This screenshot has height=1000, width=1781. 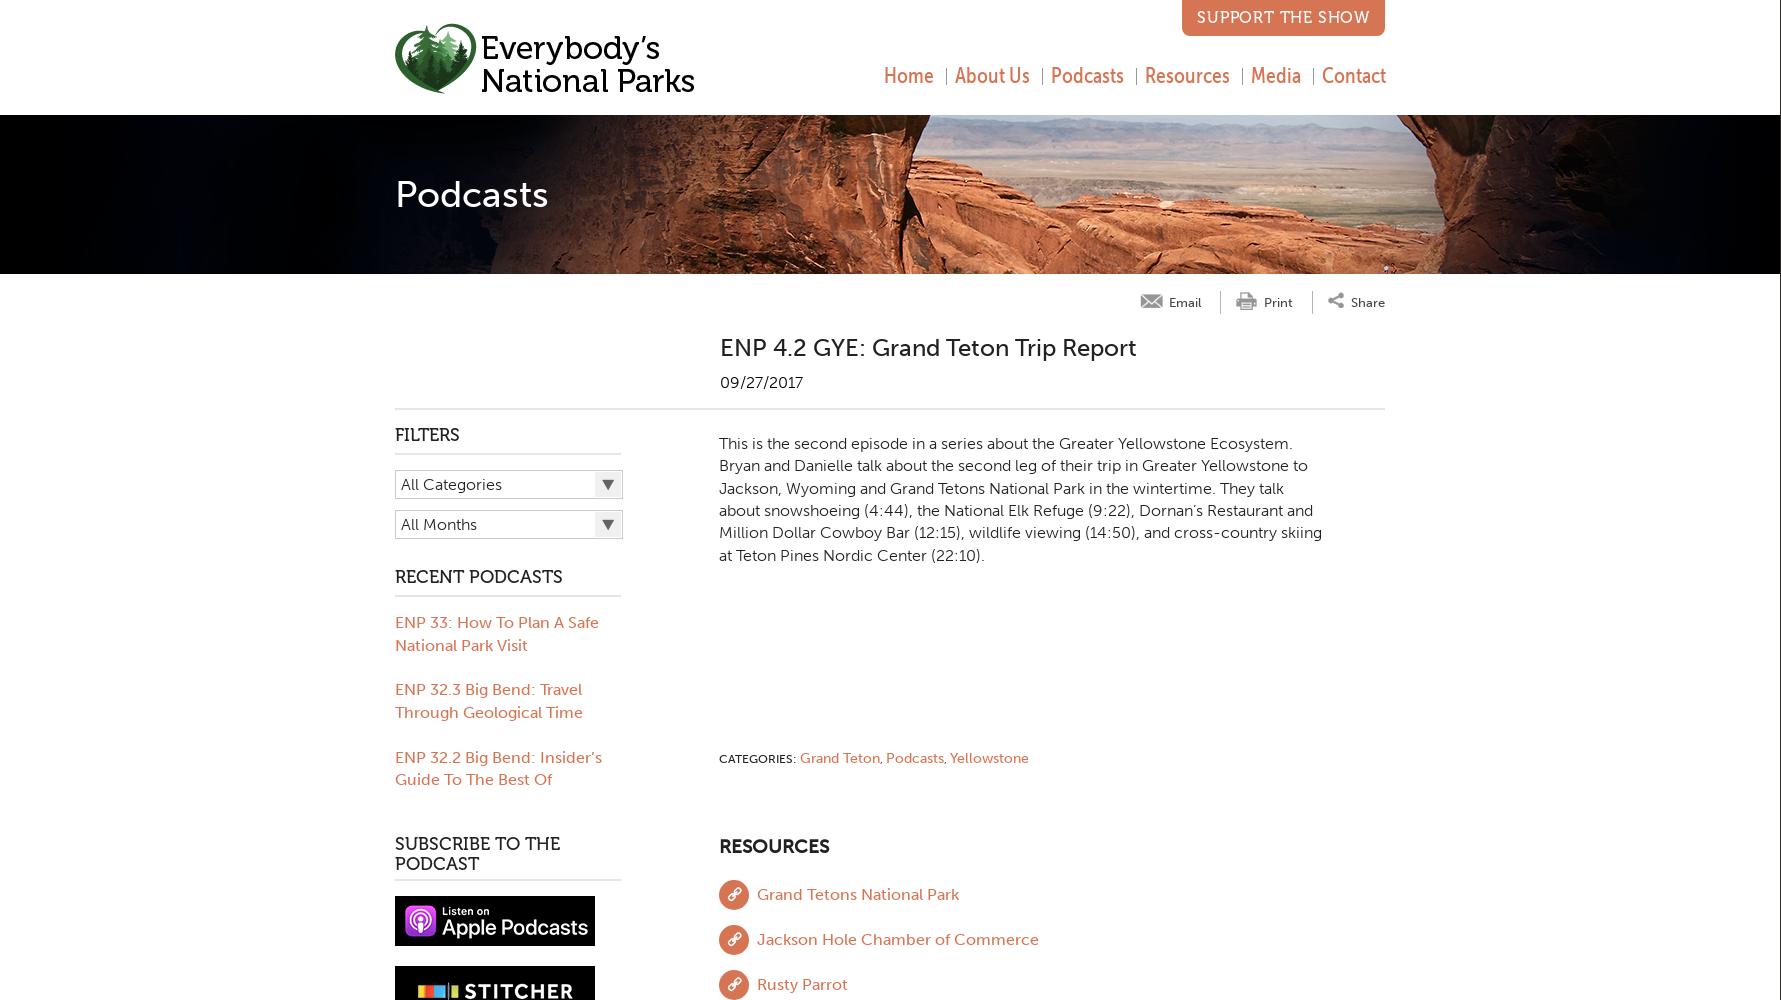 What do you see at coordinates (459, 822) in the screenshot?
I see `'Moon Travel Guides'` at bounding box center [459, 822].